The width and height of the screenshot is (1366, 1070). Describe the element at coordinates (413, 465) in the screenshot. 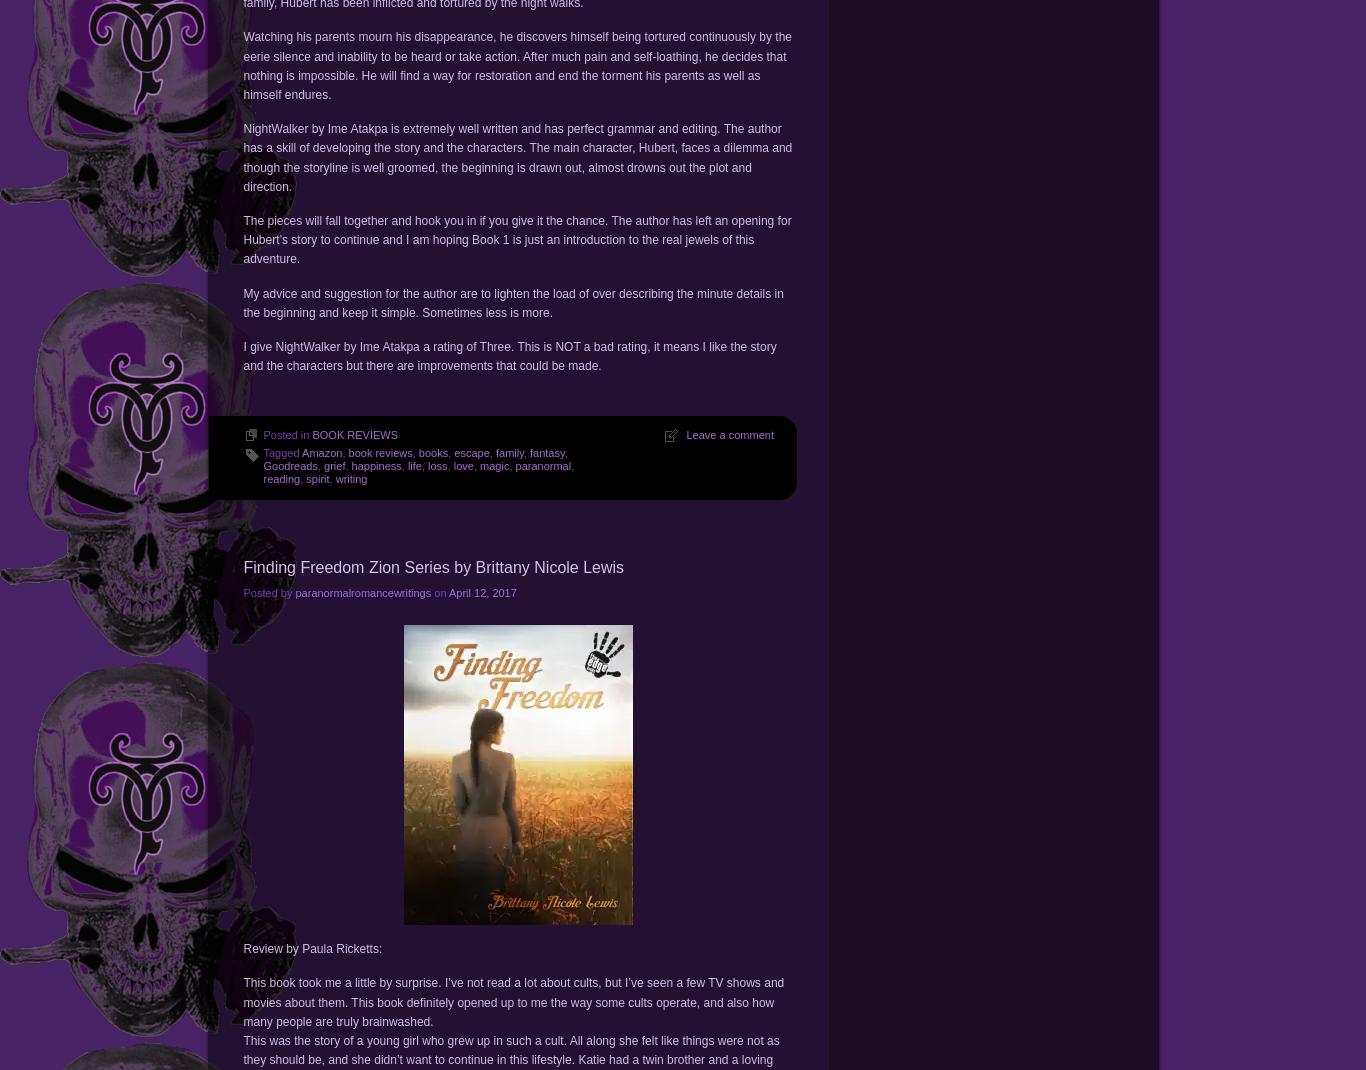

I see `'life'` at that location.